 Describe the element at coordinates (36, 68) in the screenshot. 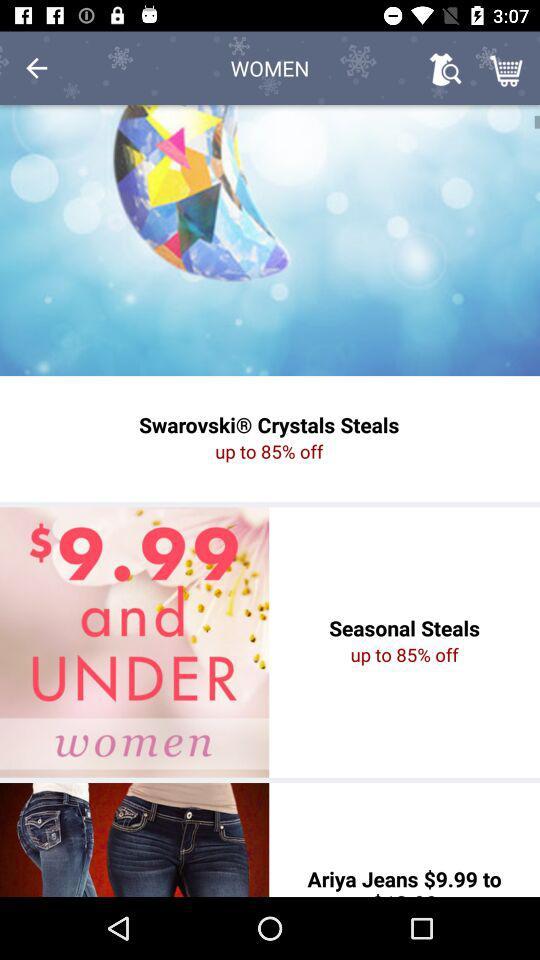

I see `icon to the left of the women item` at that location.